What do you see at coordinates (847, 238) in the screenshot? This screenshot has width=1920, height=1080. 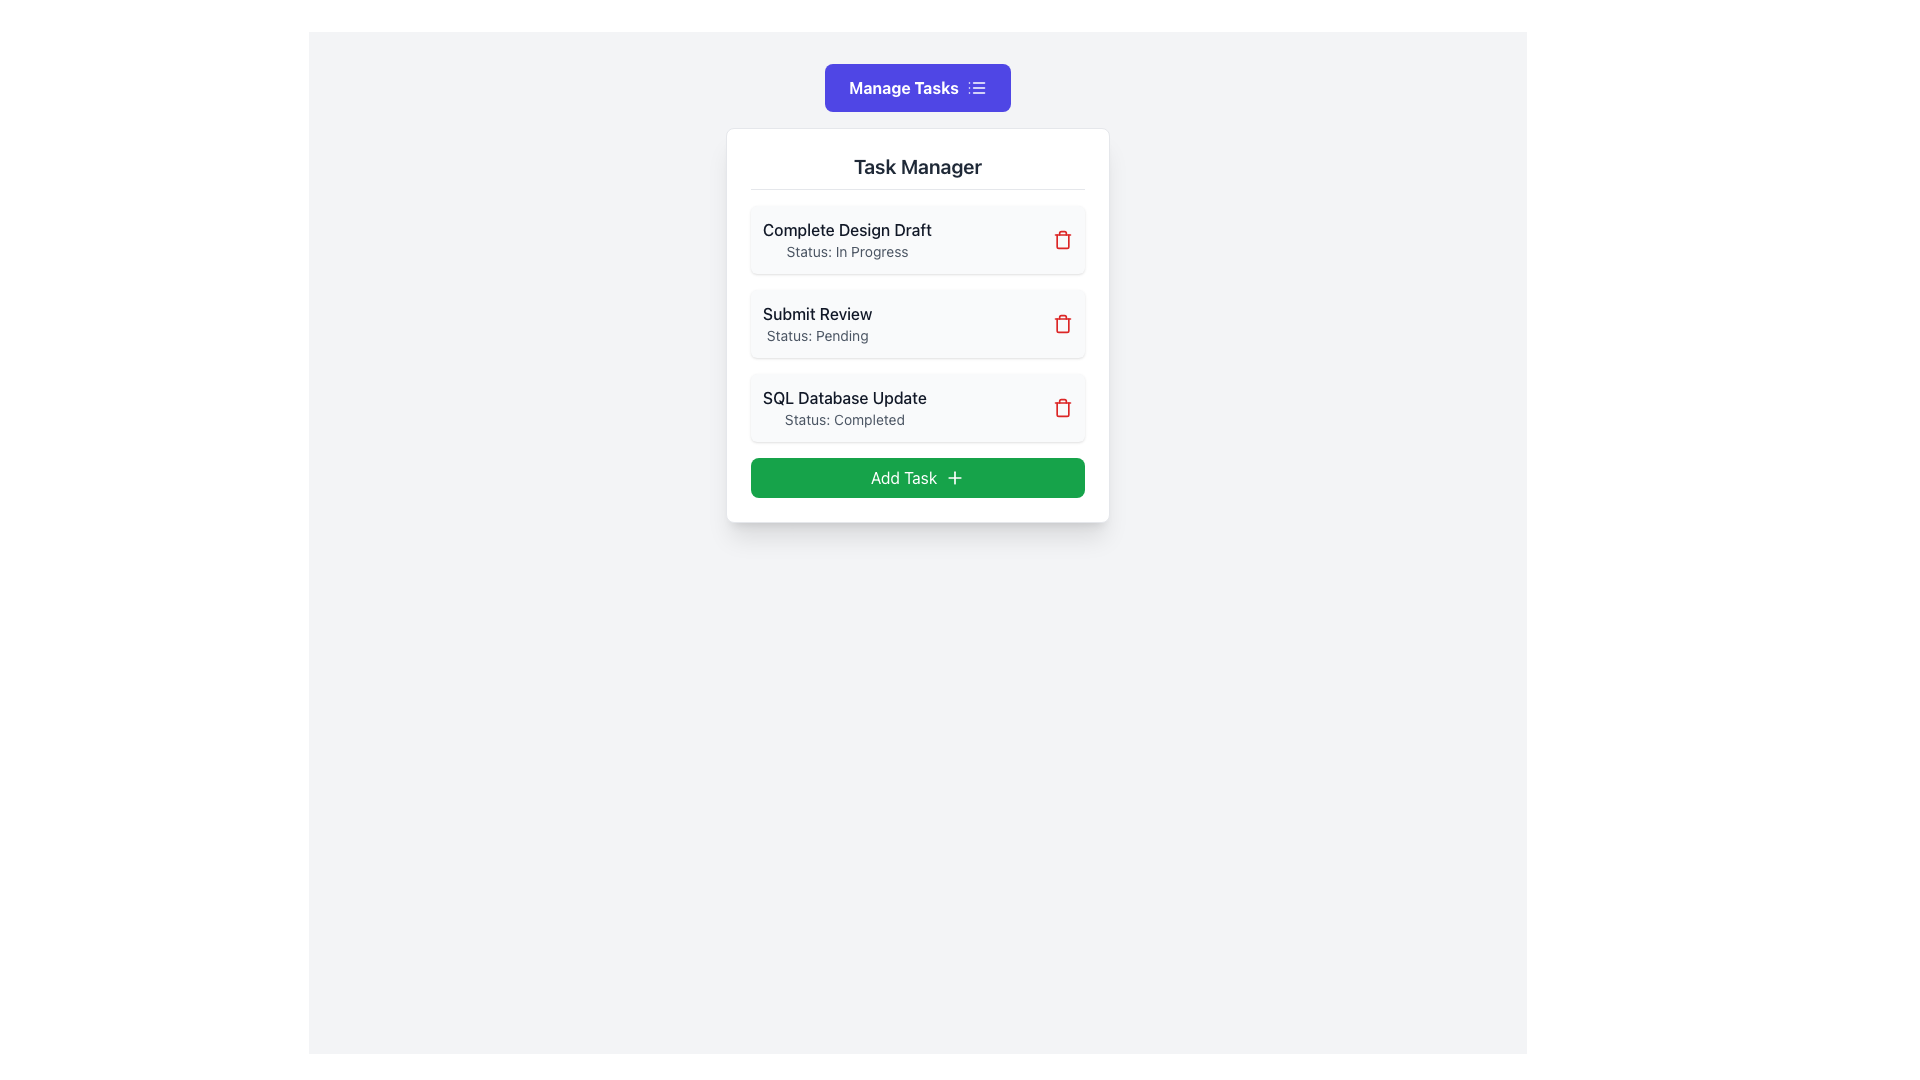 I see `static text display that shows 'Complete Design Draft' and 'Status: In Progress' within the Task Manager card layout` at bounding box center [847, 238].